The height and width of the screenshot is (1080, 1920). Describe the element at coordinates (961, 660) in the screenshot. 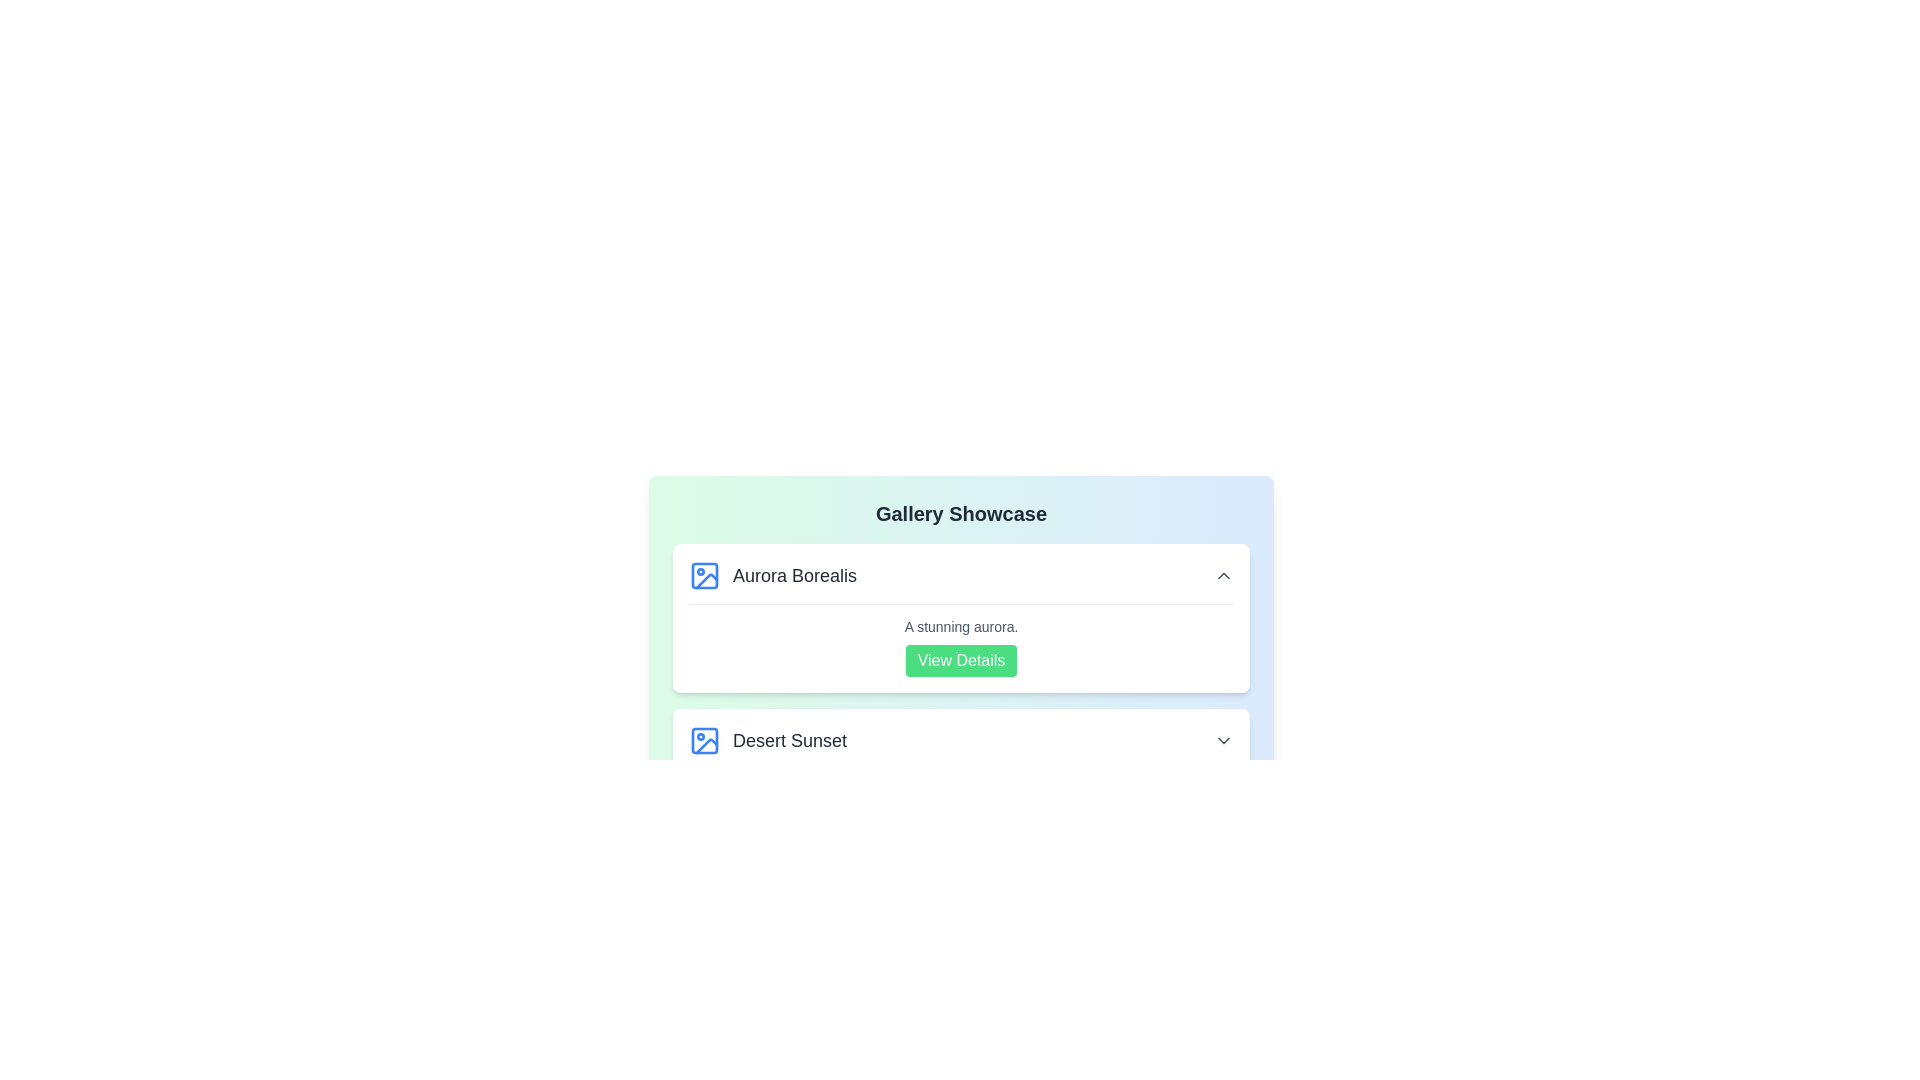

I see `'View Details' button of the expanded 'Aurora Borealis' item` at that location.